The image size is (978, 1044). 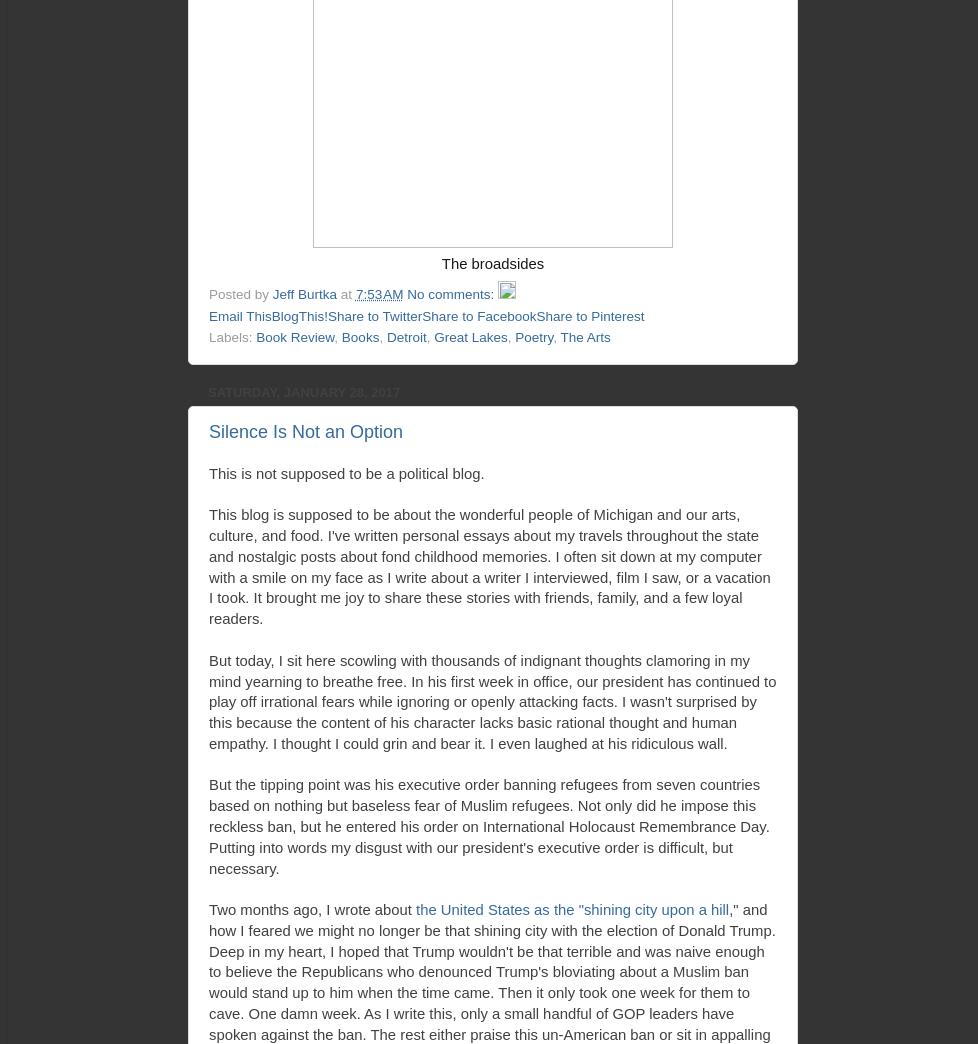 I want to click on 'The broadsides', so click(x=492, y=261).